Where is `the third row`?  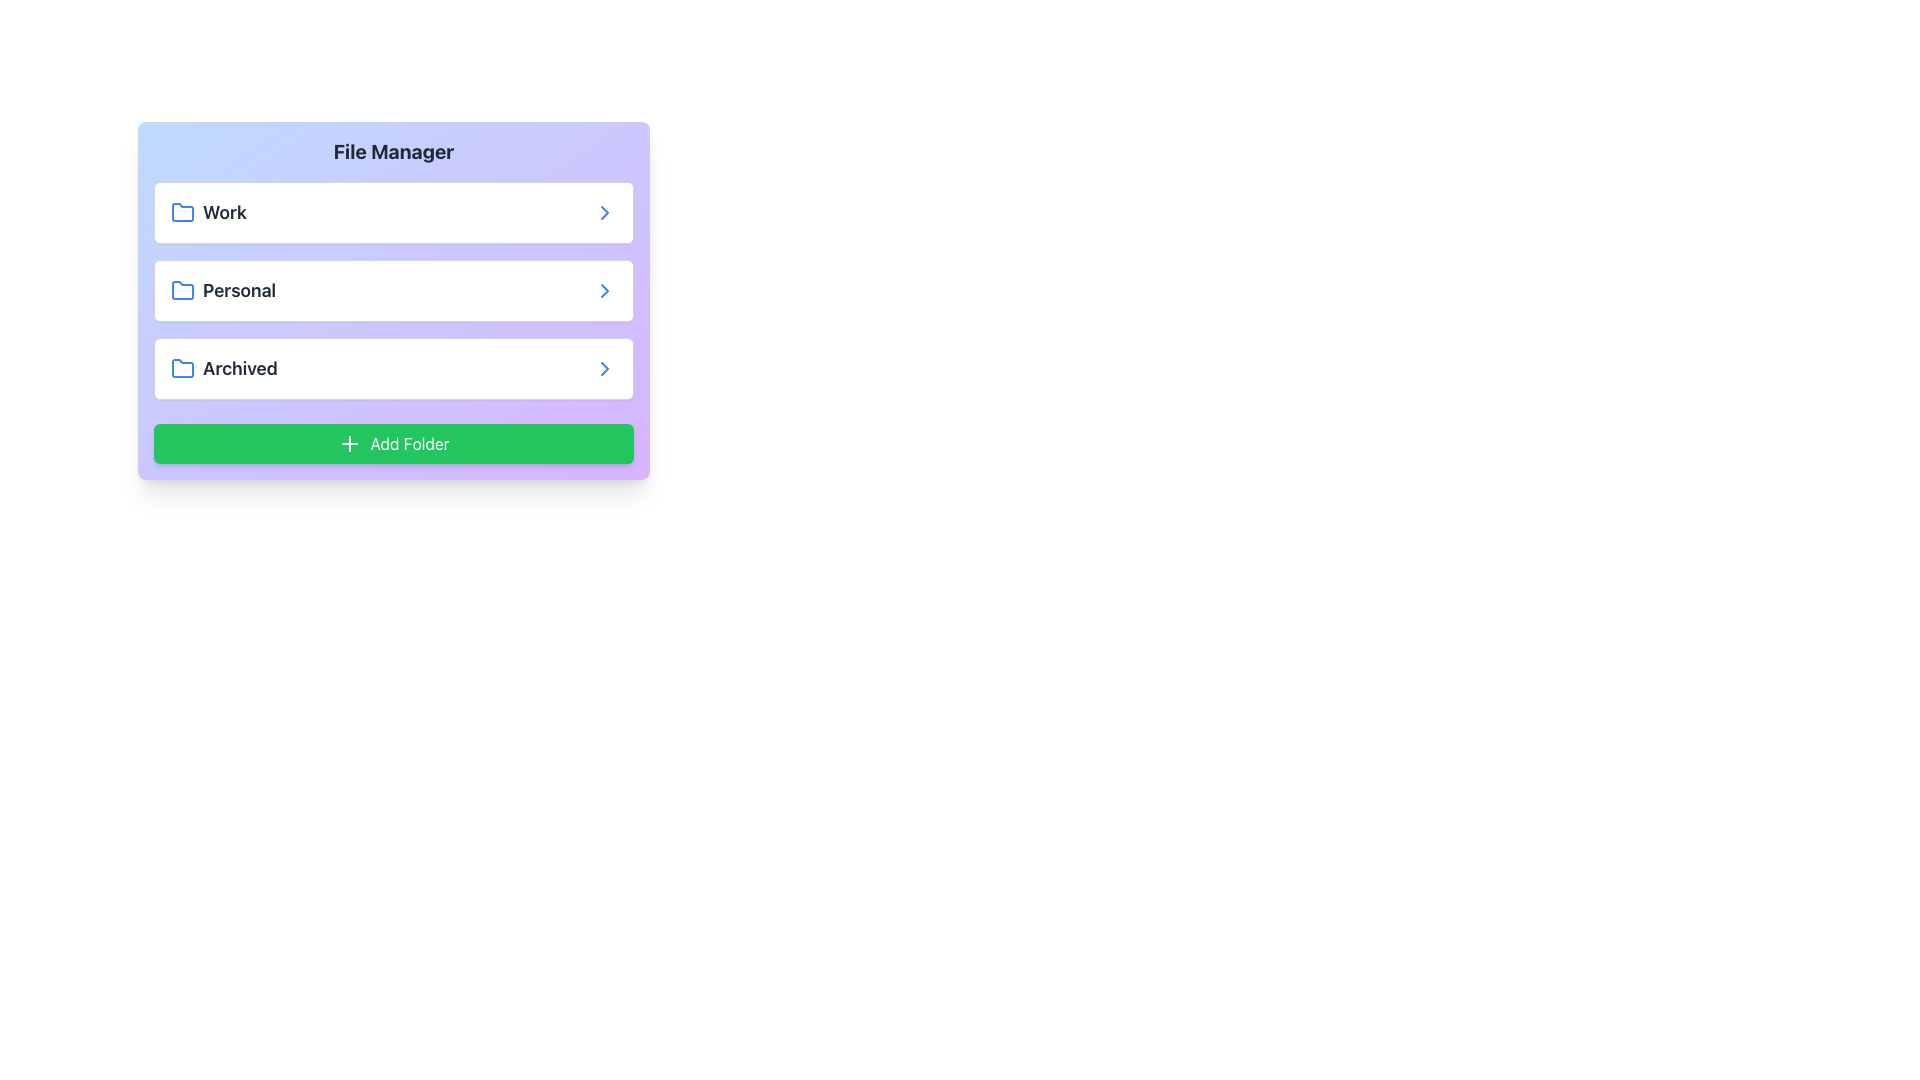
the third row is located at coordinates (393, 369).